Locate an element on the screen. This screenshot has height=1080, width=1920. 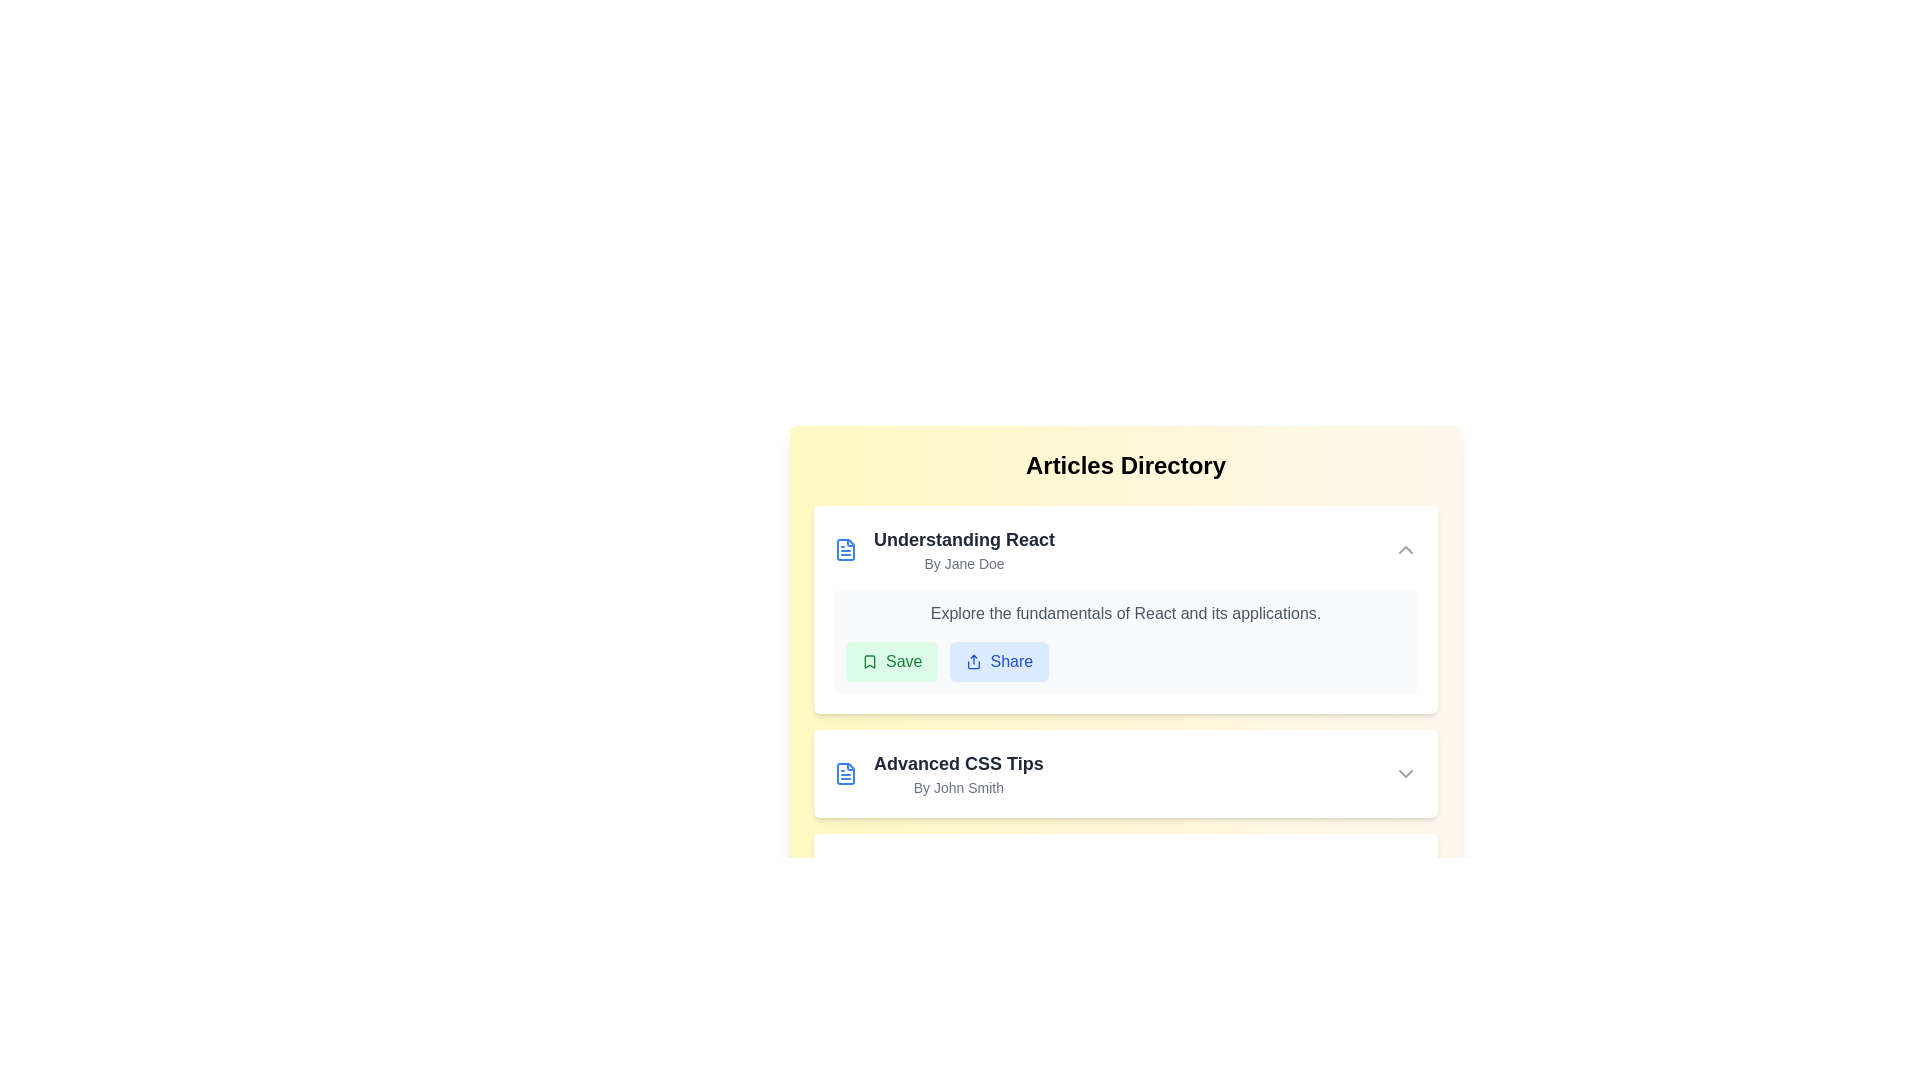
the 'Share' button of the first article is located at coordinates (998, 662).